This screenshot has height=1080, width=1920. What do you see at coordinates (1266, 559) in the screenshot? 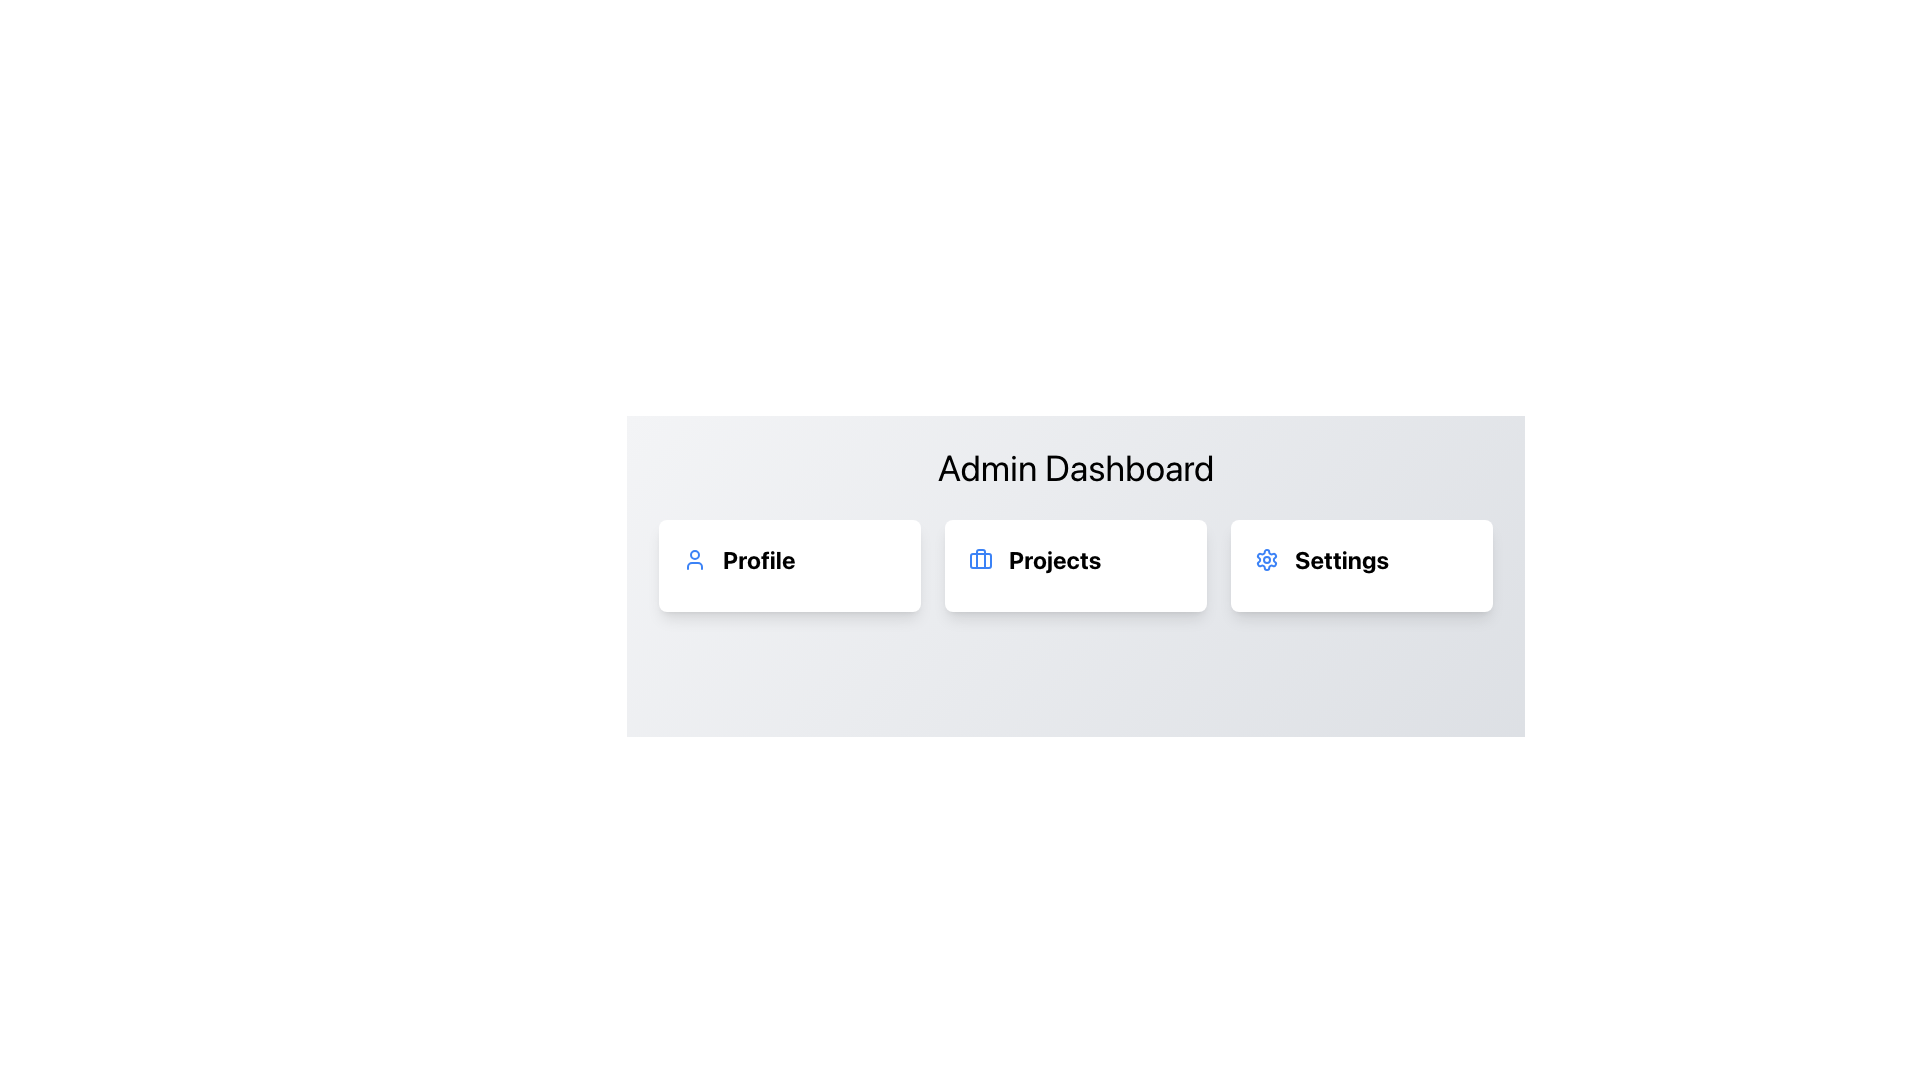
I see `the settings icon located to the left of the 'Settings' text in the rightmost card` at bounding box center [1266, 559].